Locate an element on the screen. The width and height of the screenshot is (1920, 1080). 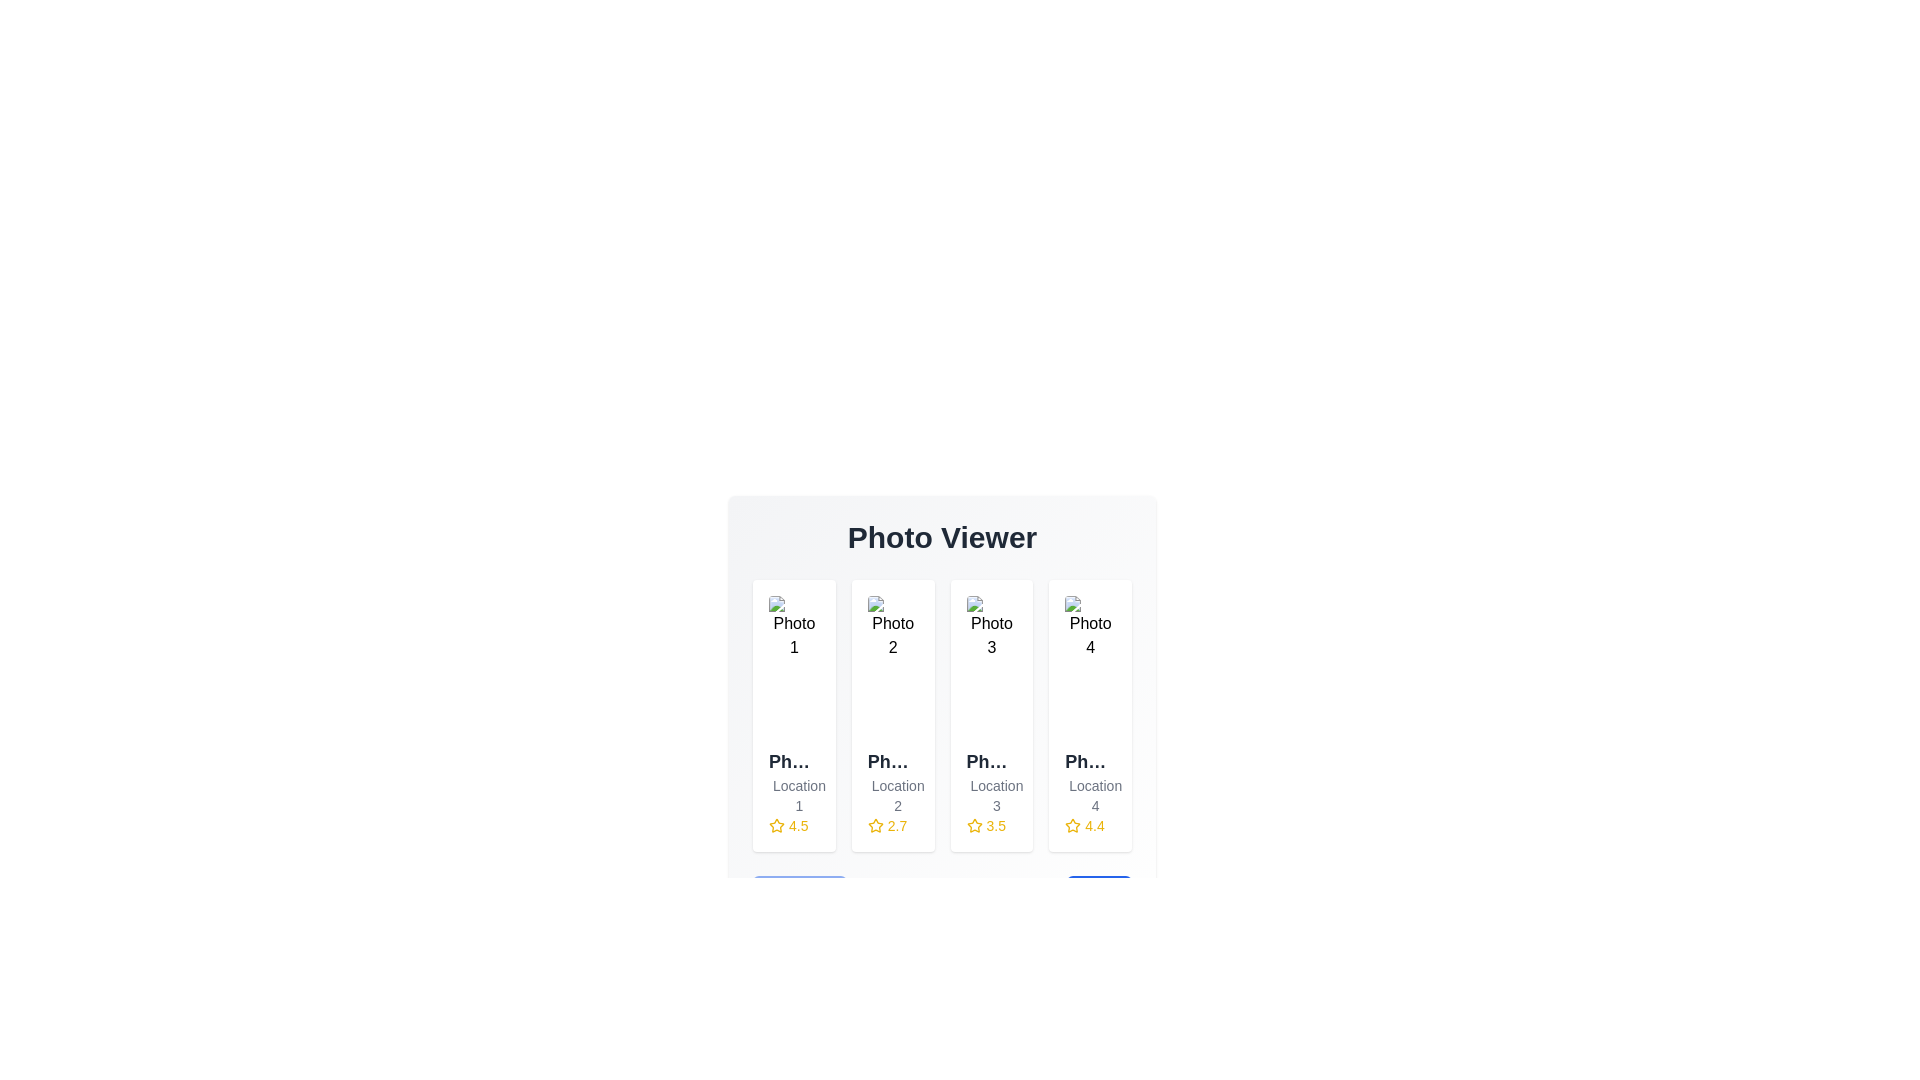
the star icon representing the average user rating for 'Photo 2' in the 'Photo Viewer' layout, located in the second column adjacent to the numeric rating value is located at coordinates (875, 825).